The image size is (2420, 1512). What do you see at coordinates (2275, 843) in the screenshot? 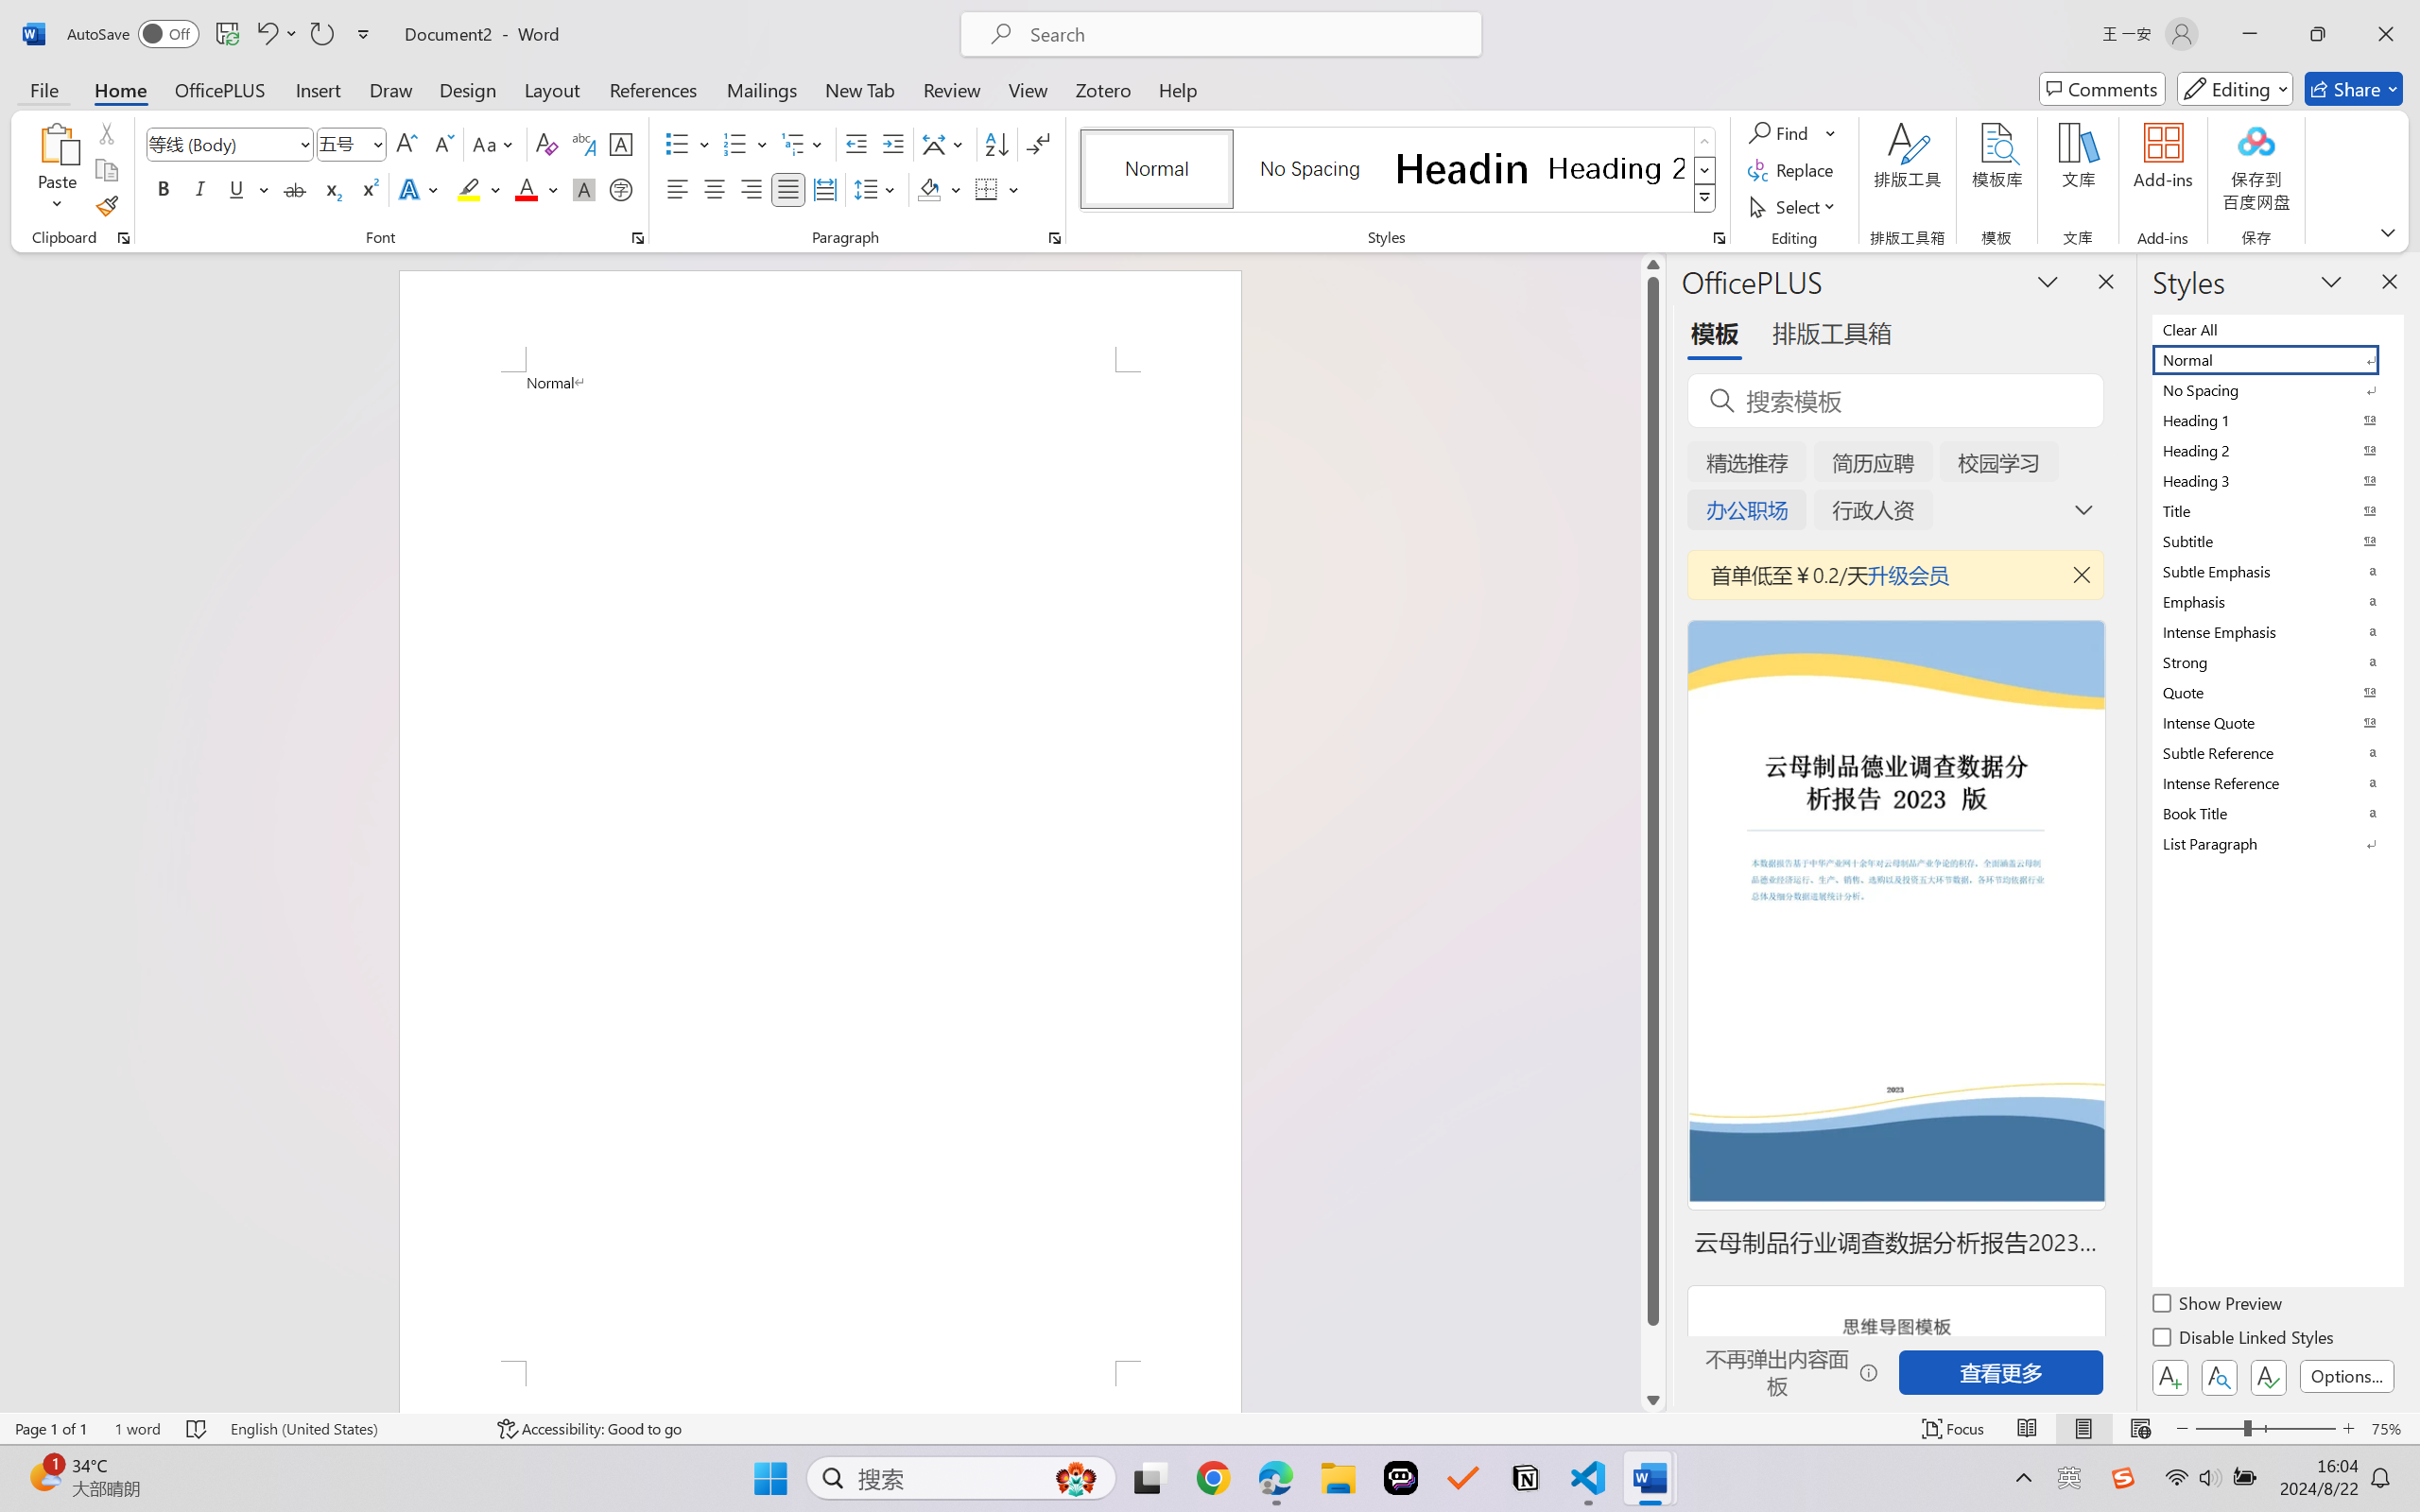
I see `'List Paragraph'` at bounding box center [2275, 843].